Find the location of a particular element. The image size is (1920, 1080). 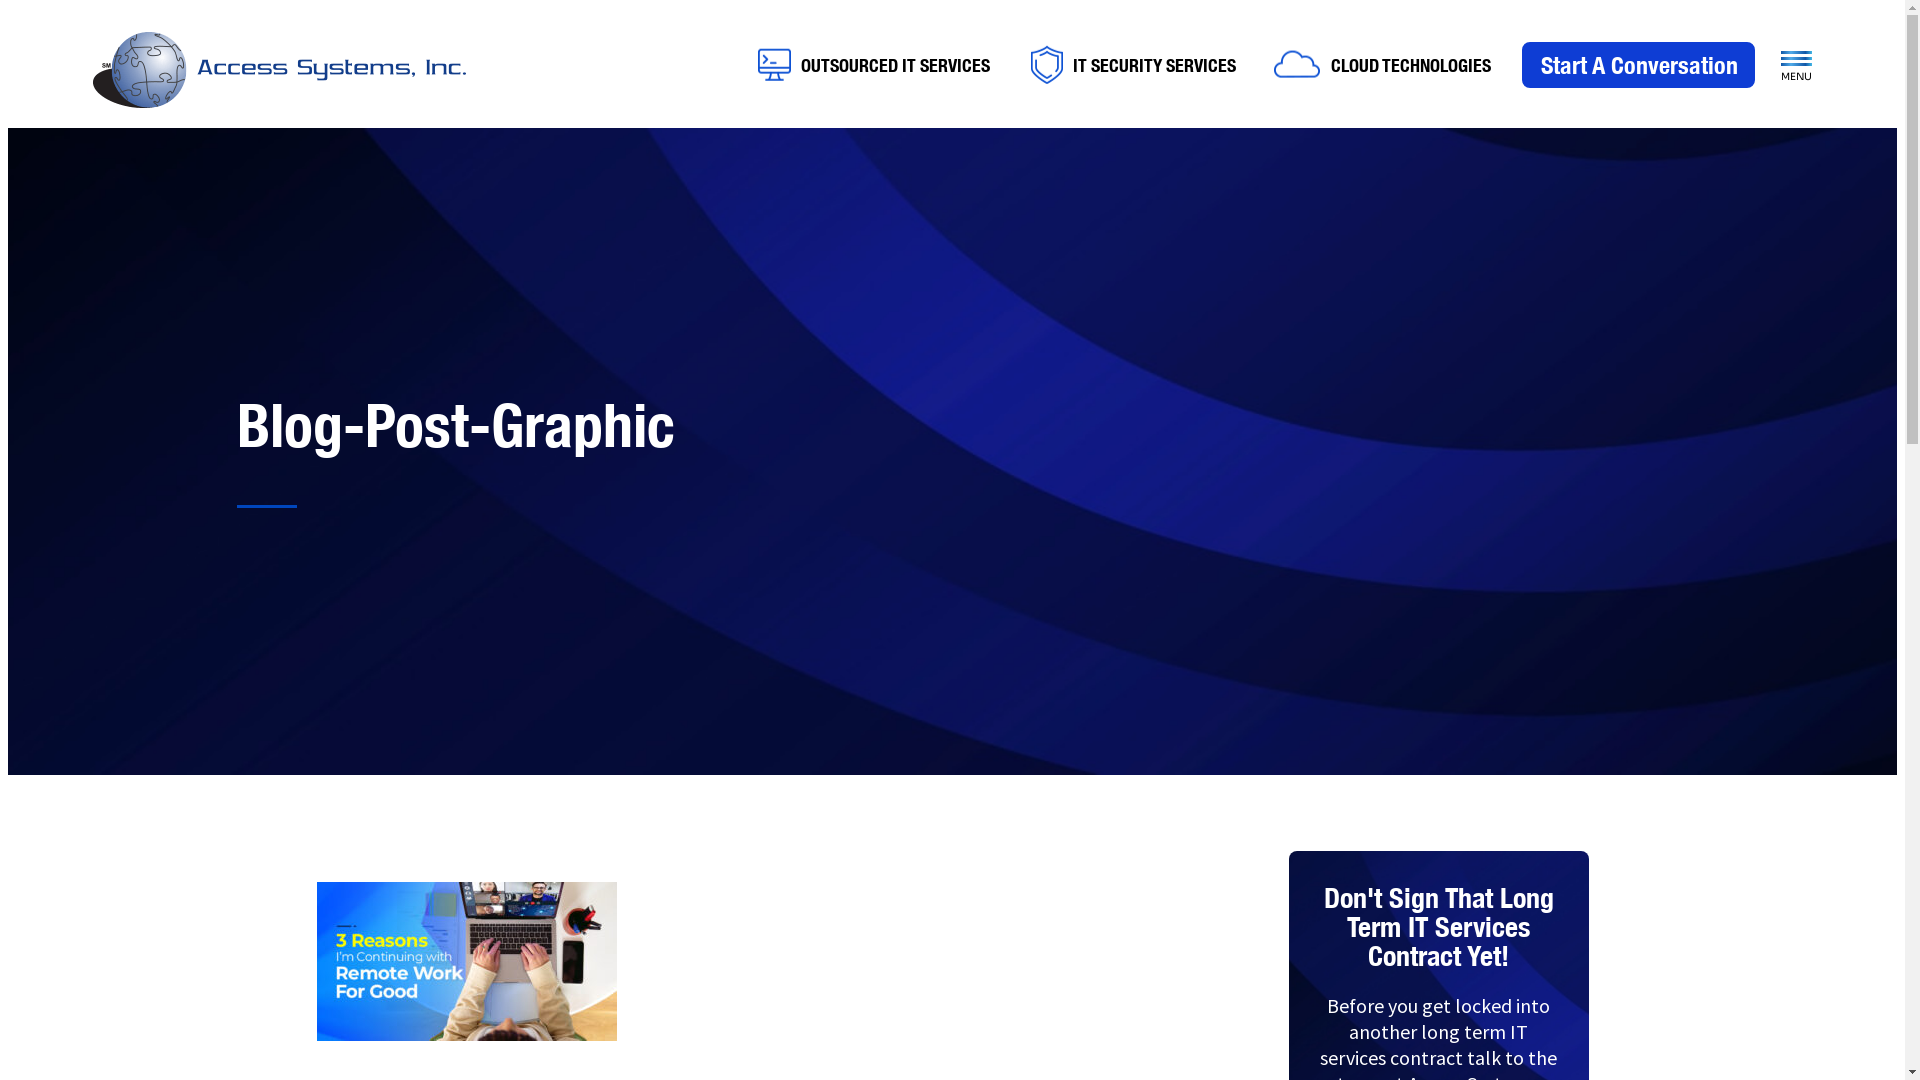

'MENU' is located at coordinates (1796, 65).